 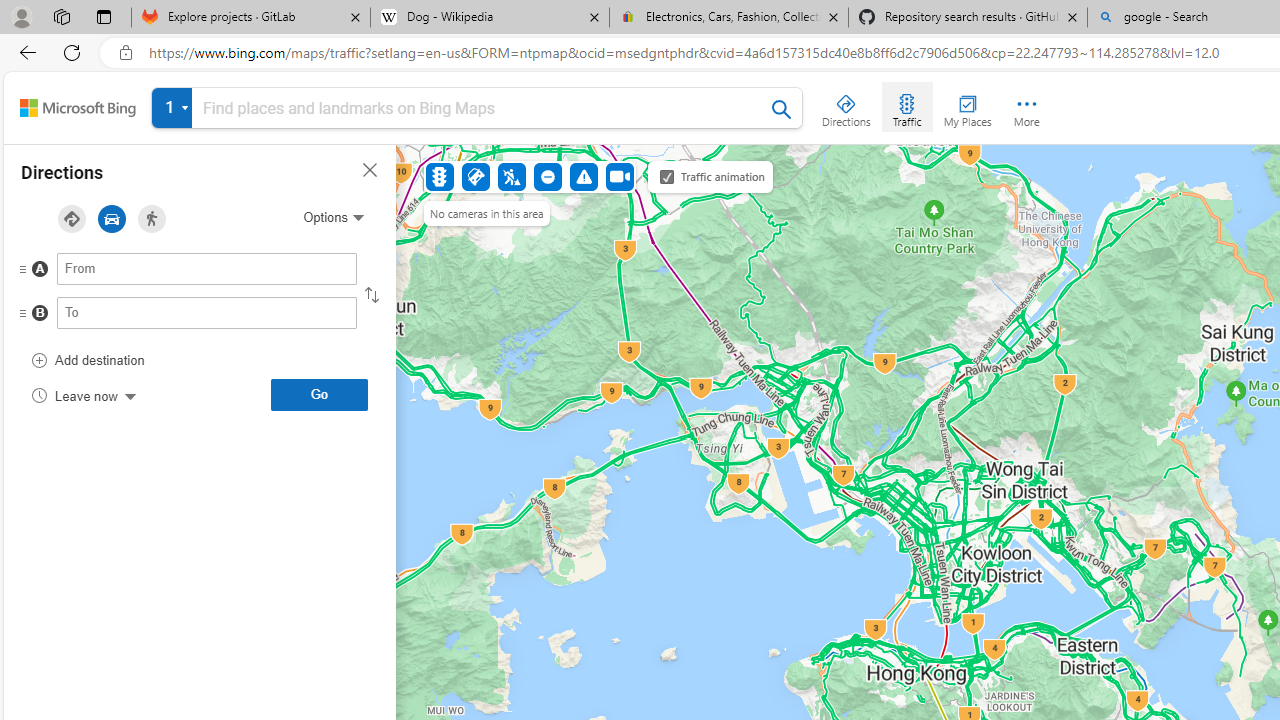 What do you see at coordinates (967, 106) in the screenshot?
I see `'My Places'` at bounding box center [967, 106].